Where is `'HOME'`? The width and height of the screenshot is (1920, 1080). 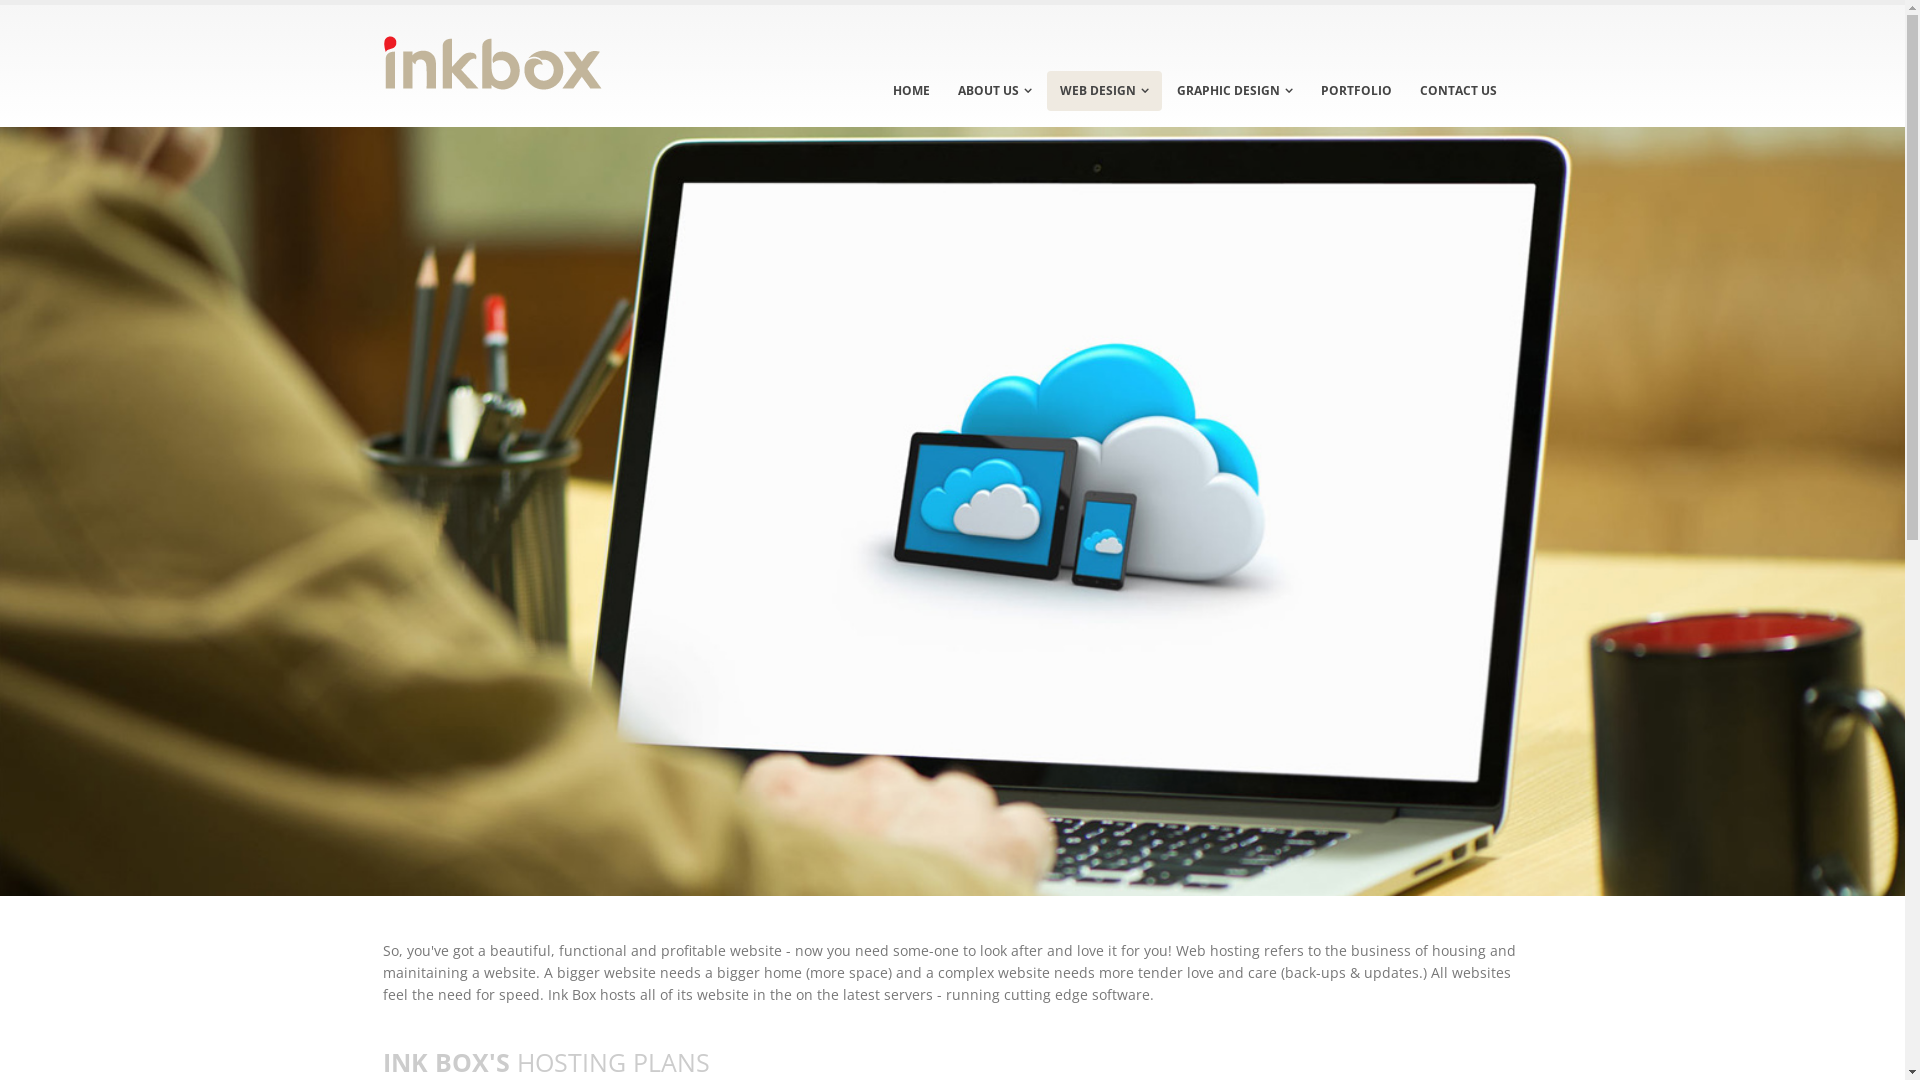 'HOME' is located at coordinates (879, 91).